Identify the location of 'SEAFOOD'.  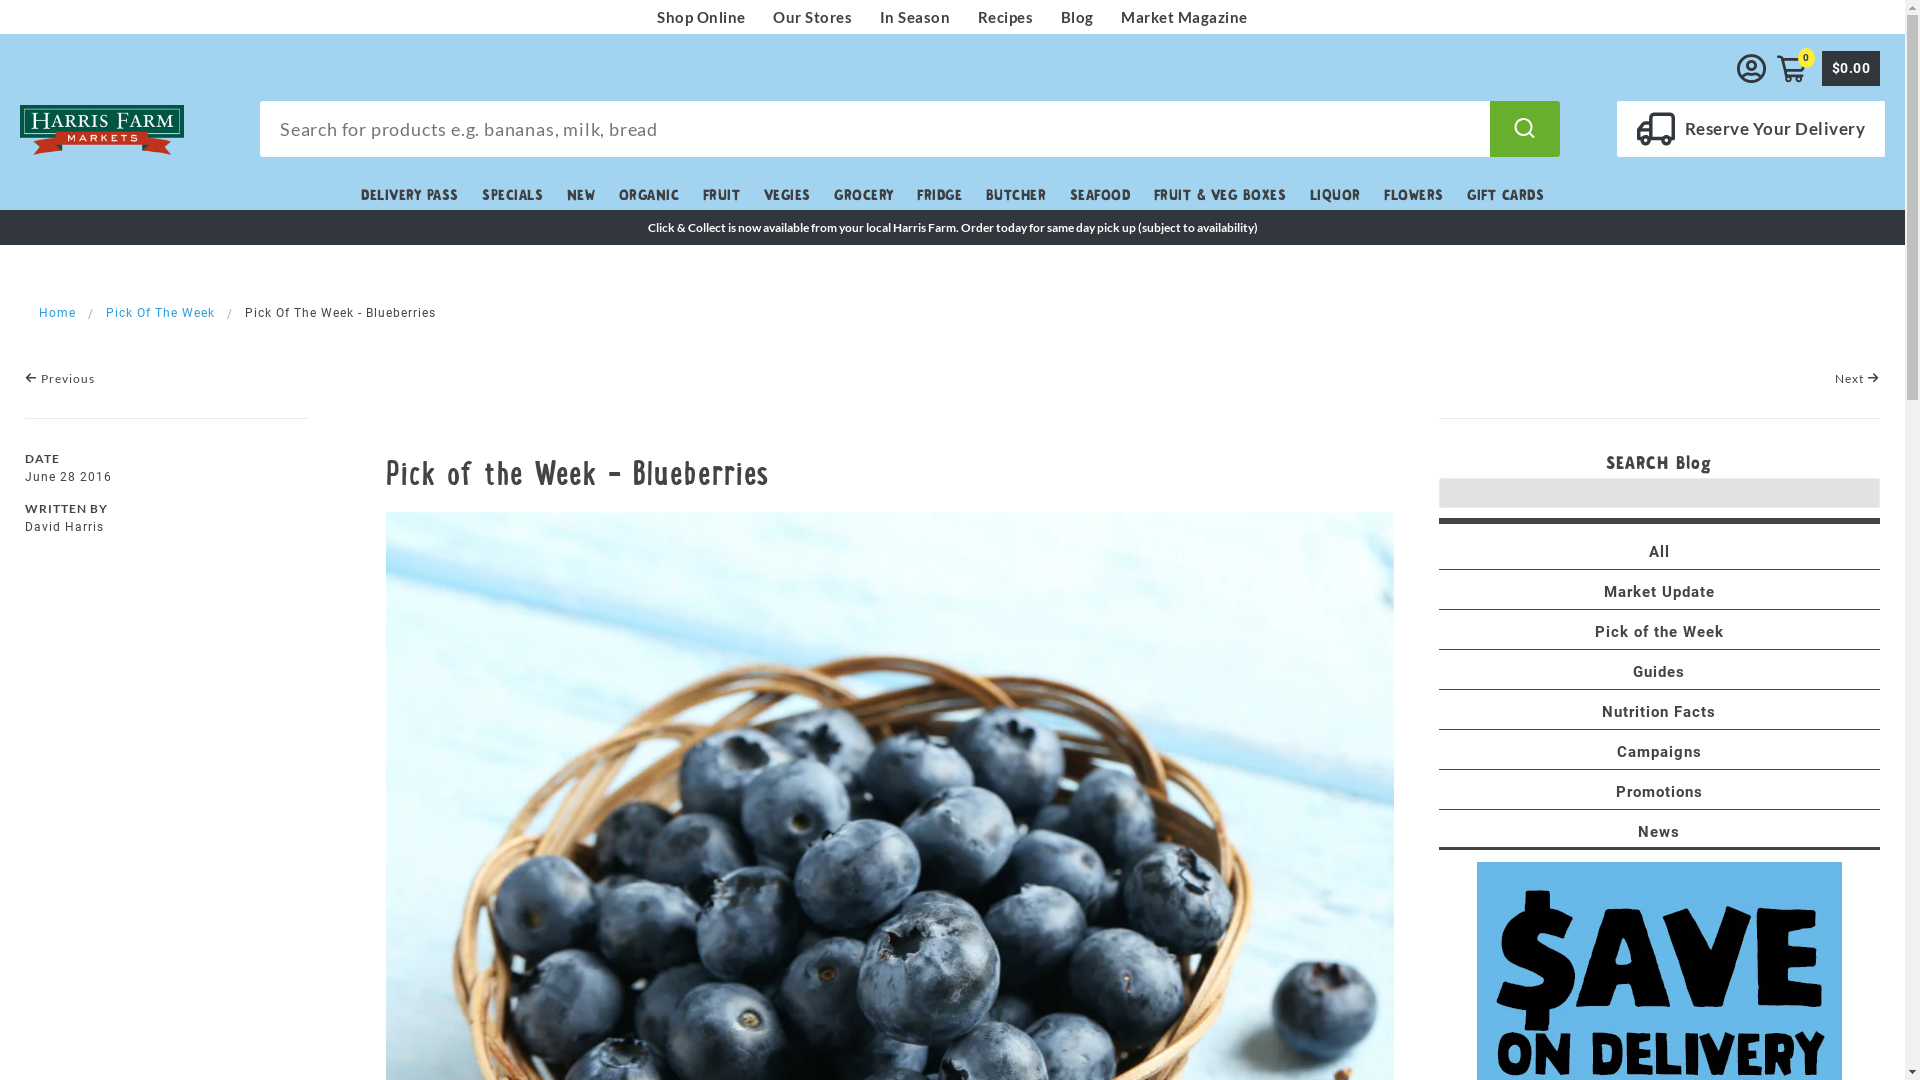
(1059, 195).